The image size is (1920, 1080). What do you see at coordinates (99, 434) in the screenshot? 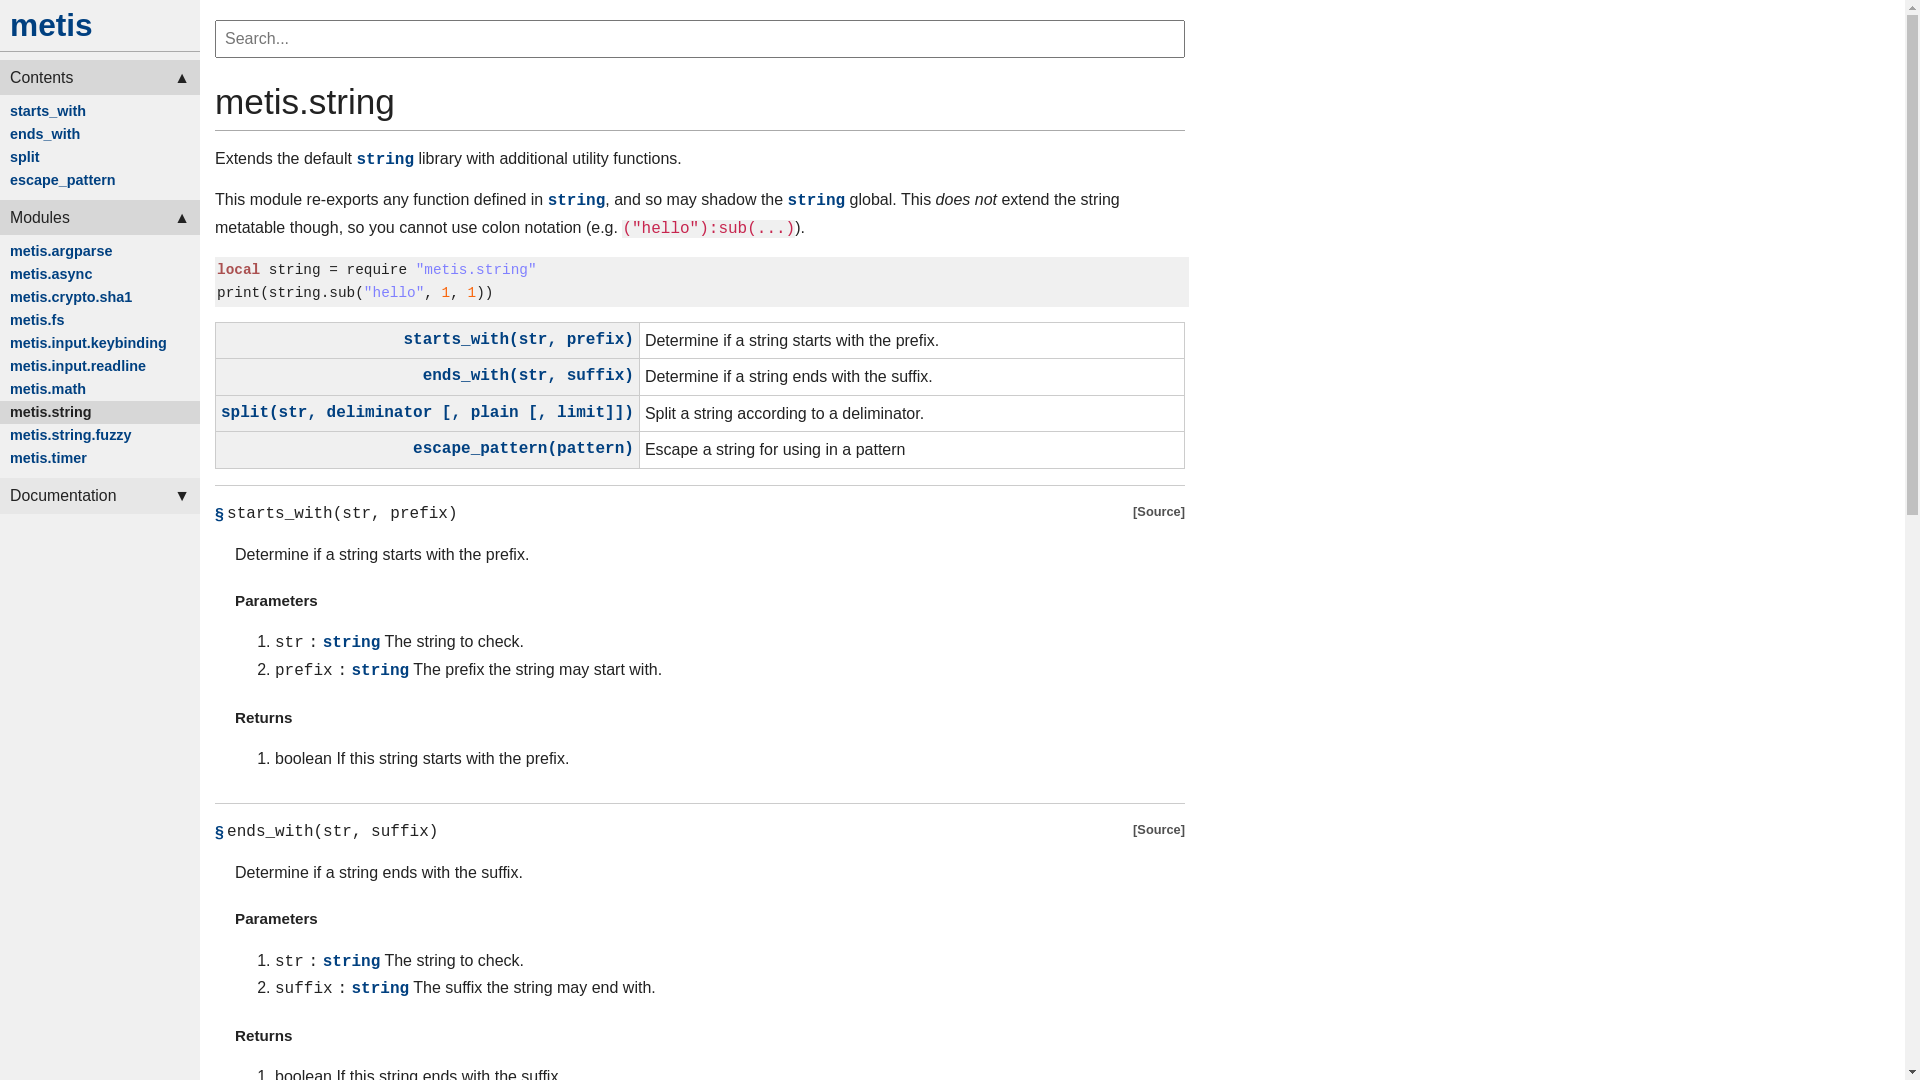
I see `'metis.string.fuzzy'` at bounding box center [99, 434].